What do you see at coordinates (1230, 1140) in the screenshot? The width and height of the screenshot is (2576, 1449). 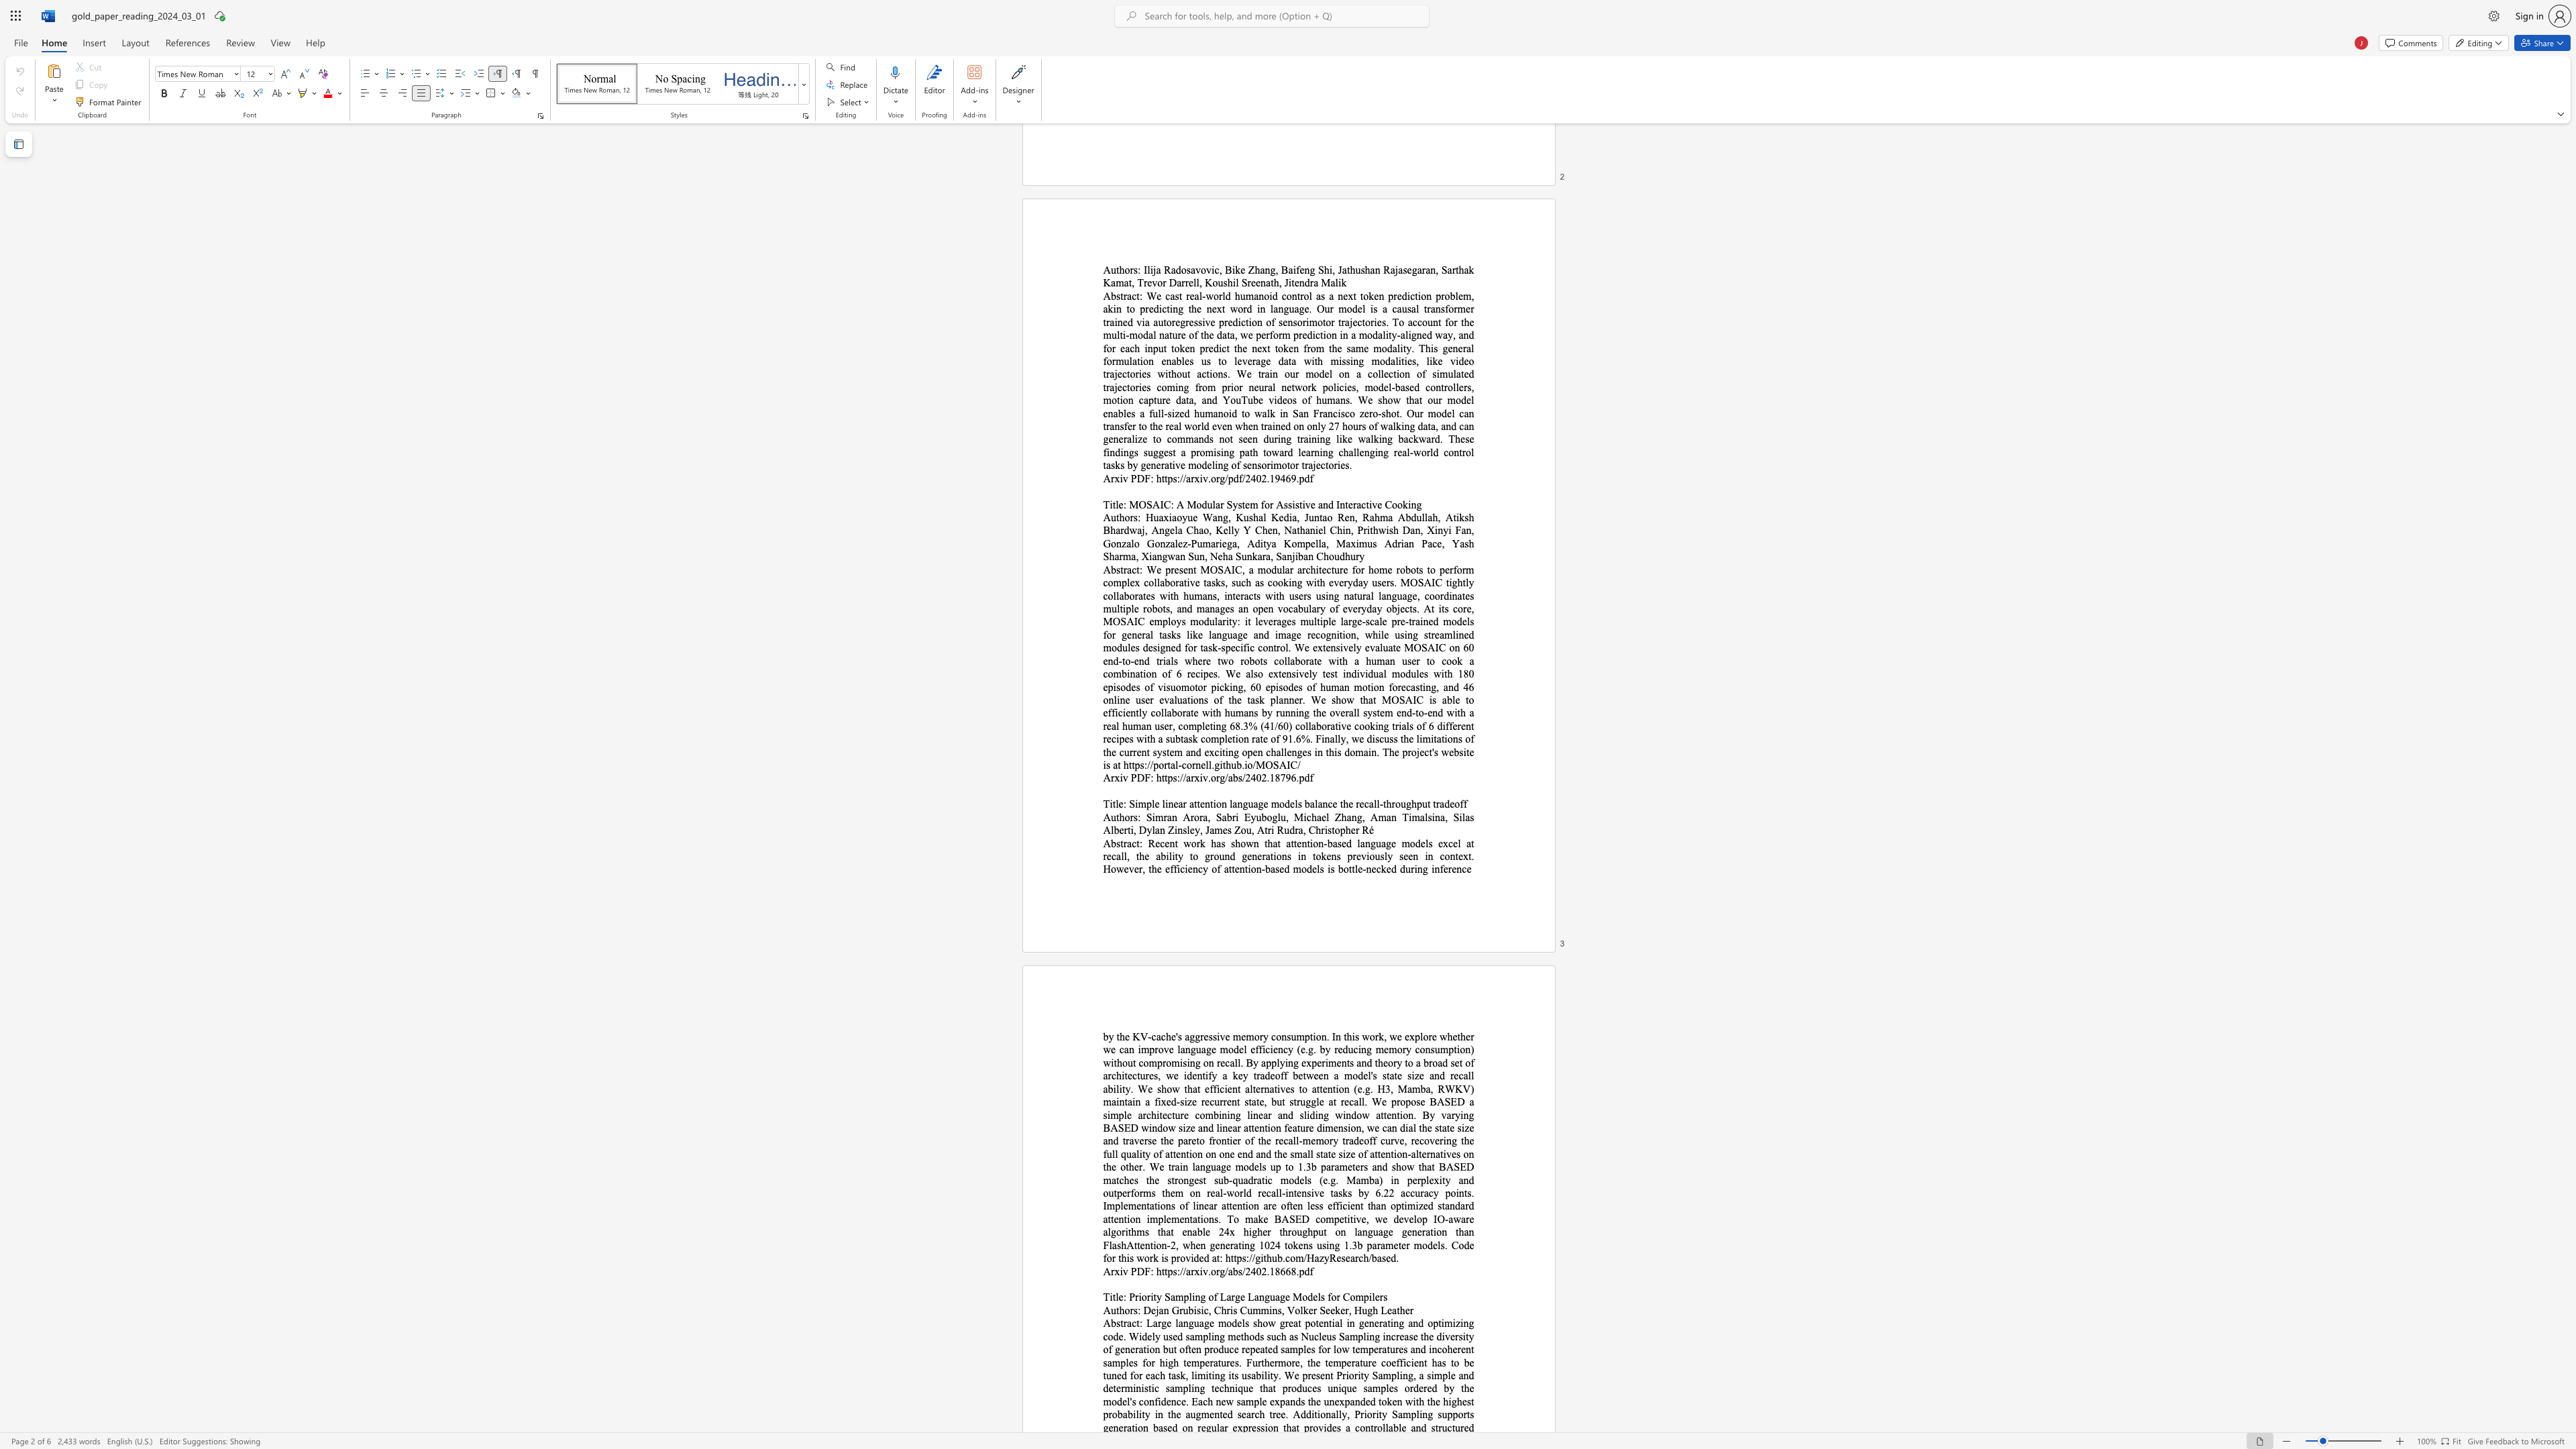 I see `the subset text "ier of the recall-memory tradeoff curve, recovering the full quality of attention" within the text "by the KV-cache"` at bounding box center [1230, 1140].